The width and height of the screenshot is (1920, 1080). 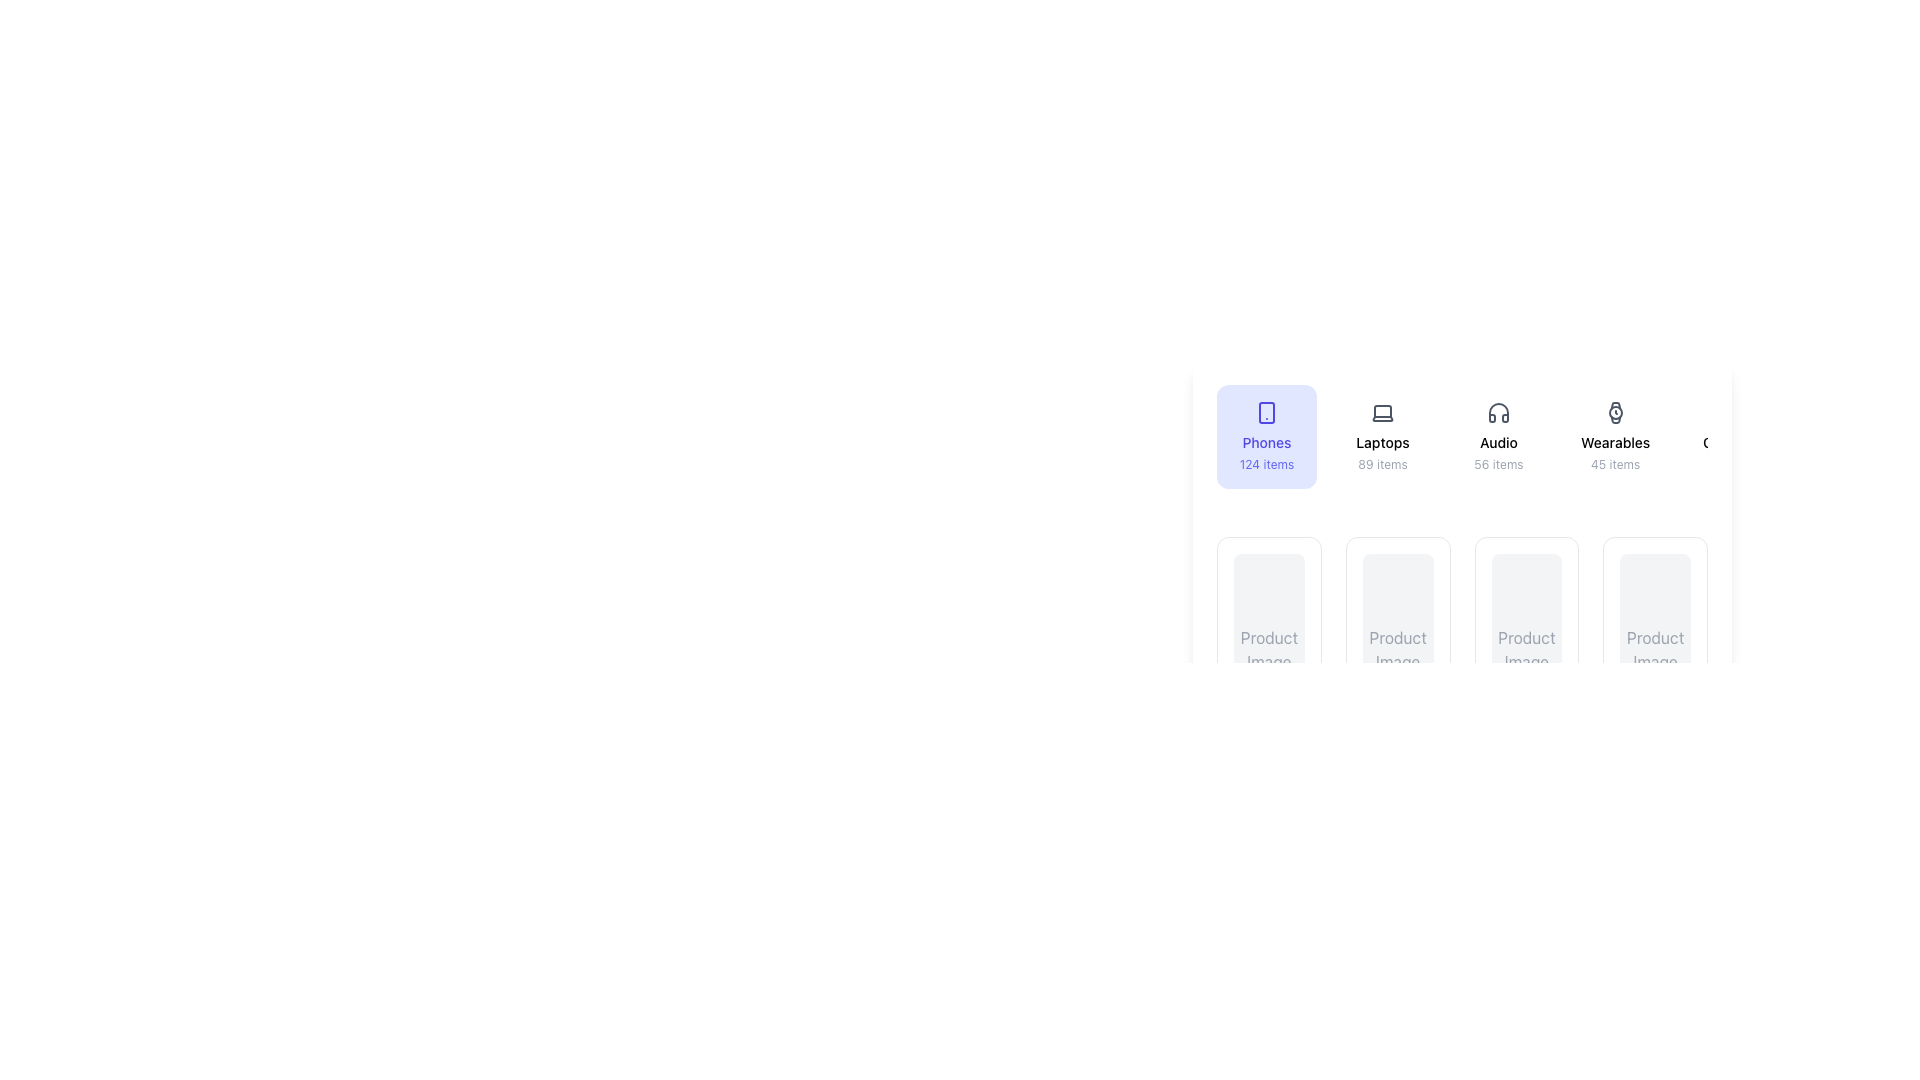 What do you see at coordinates (1615, 465) in the screenshot?
I see `the Text Label that informs the user of the total number of items in the 'Wearables' category, located directly beneath the 'Wearables' label in the top row of categories` at bounding box center [1615, 465].